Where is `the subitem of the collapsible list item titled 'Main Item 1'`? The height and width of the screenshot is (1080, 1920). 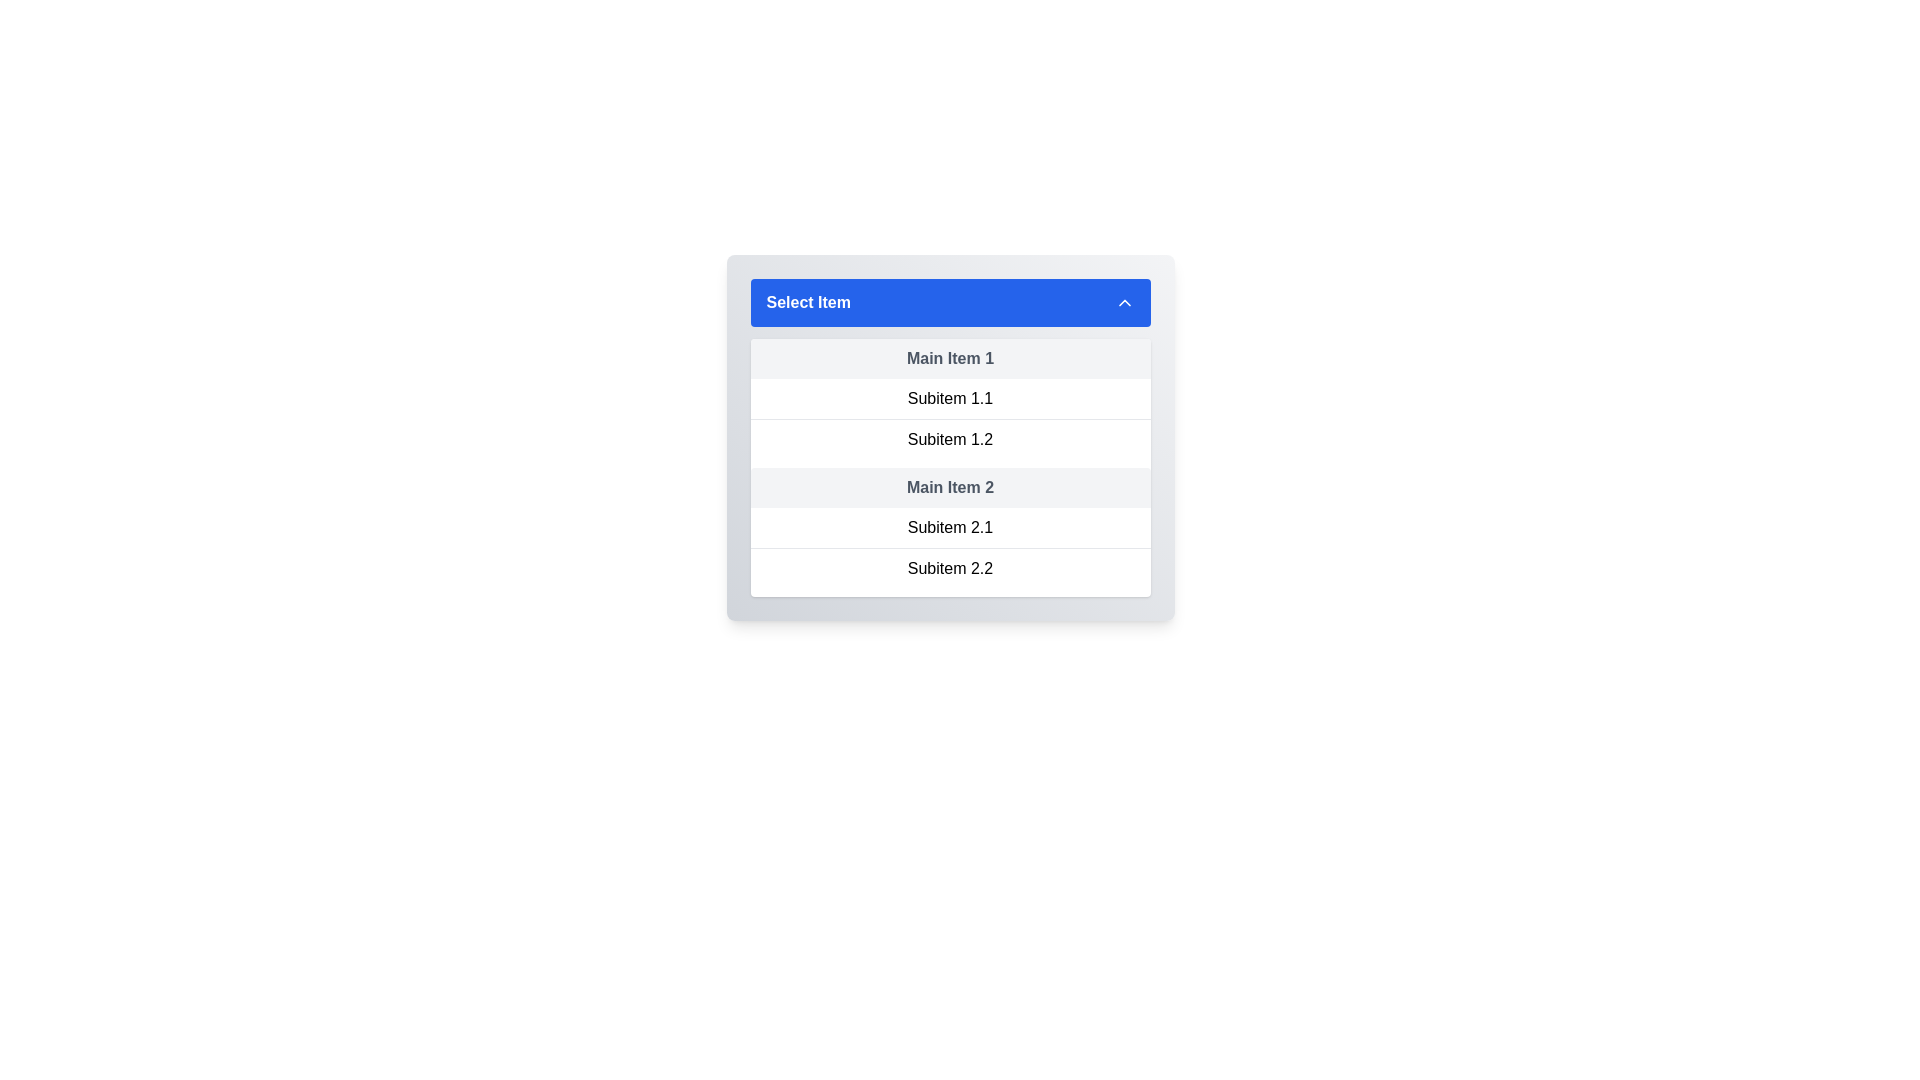 the subitem of the collapsible list item titled 'Main Item 1' is located at coordinates (949, 403).